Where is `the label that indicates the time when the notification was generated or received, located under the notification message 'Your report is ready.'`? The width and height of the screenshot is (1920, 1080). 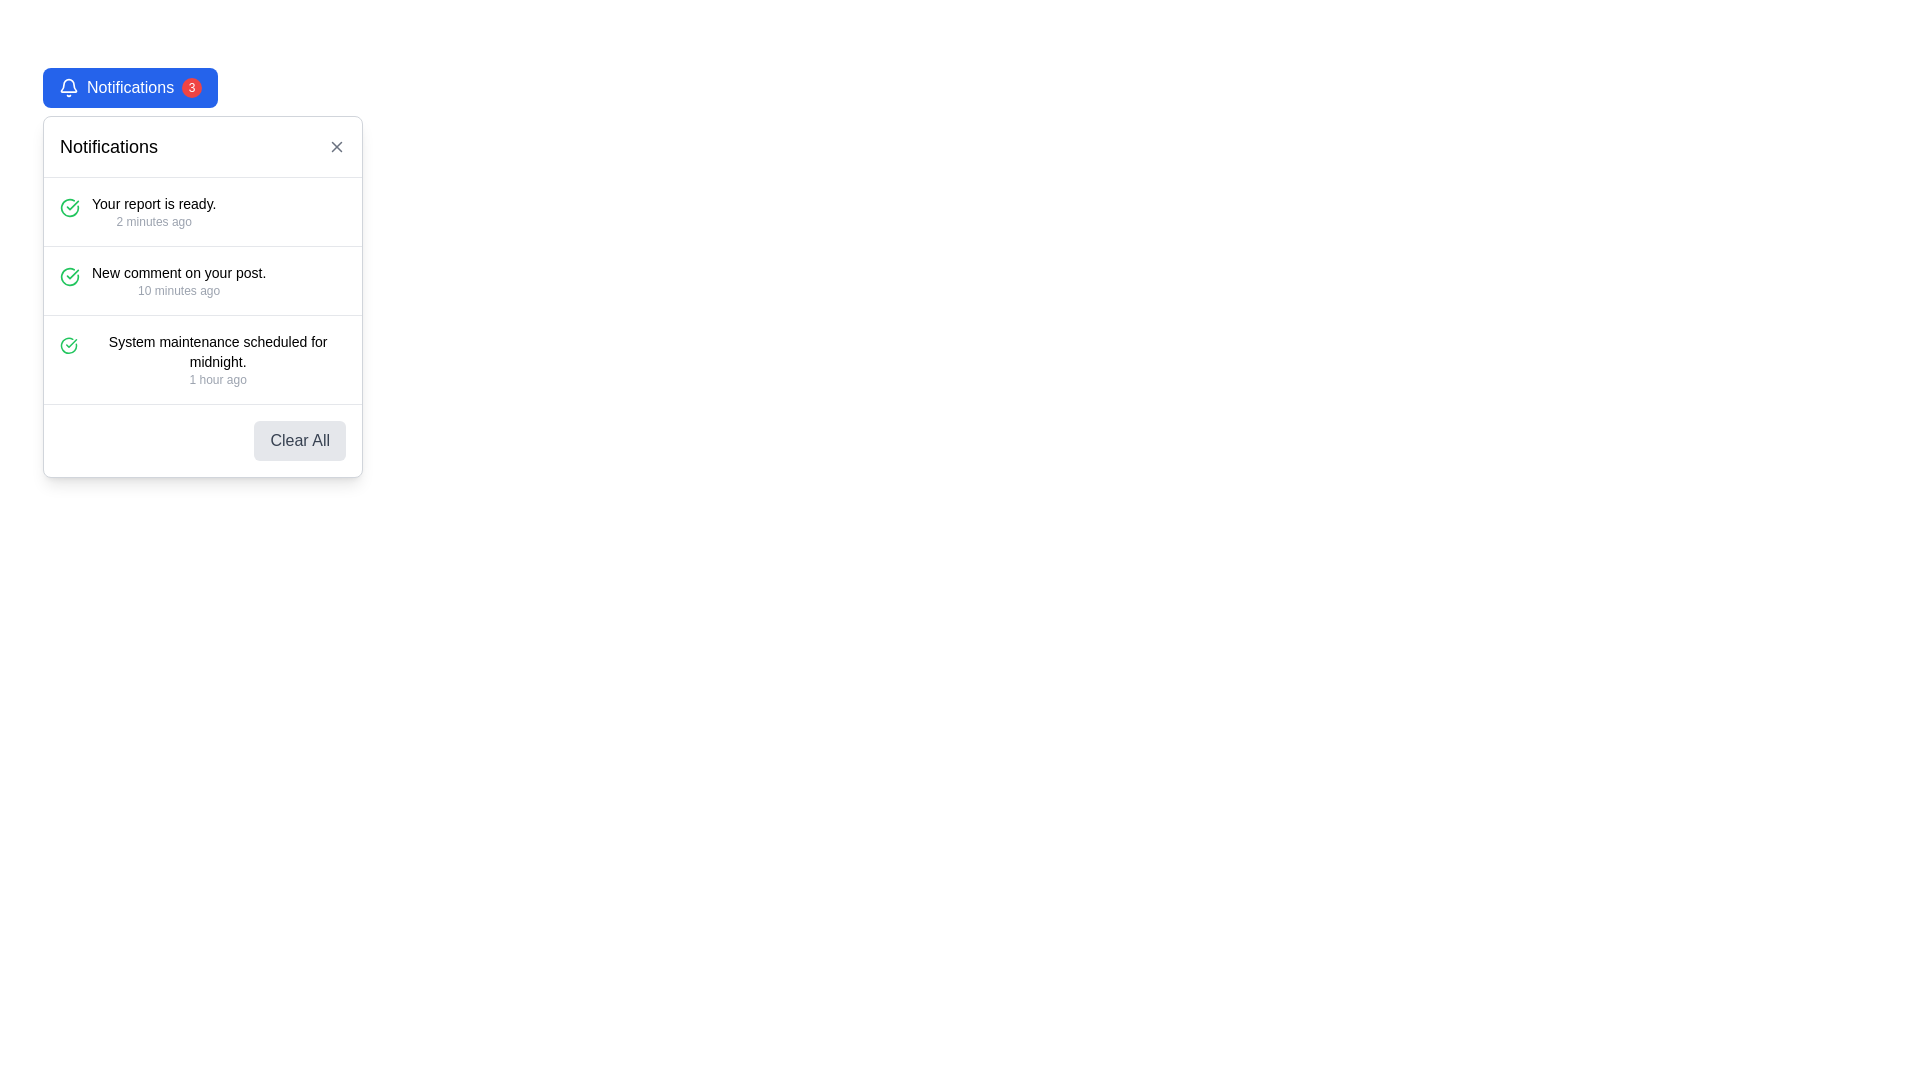 the label that indicates the time when the notification was generated or received, located under the notification message 'Your report is ready.' is located at coordinates (153, 222).